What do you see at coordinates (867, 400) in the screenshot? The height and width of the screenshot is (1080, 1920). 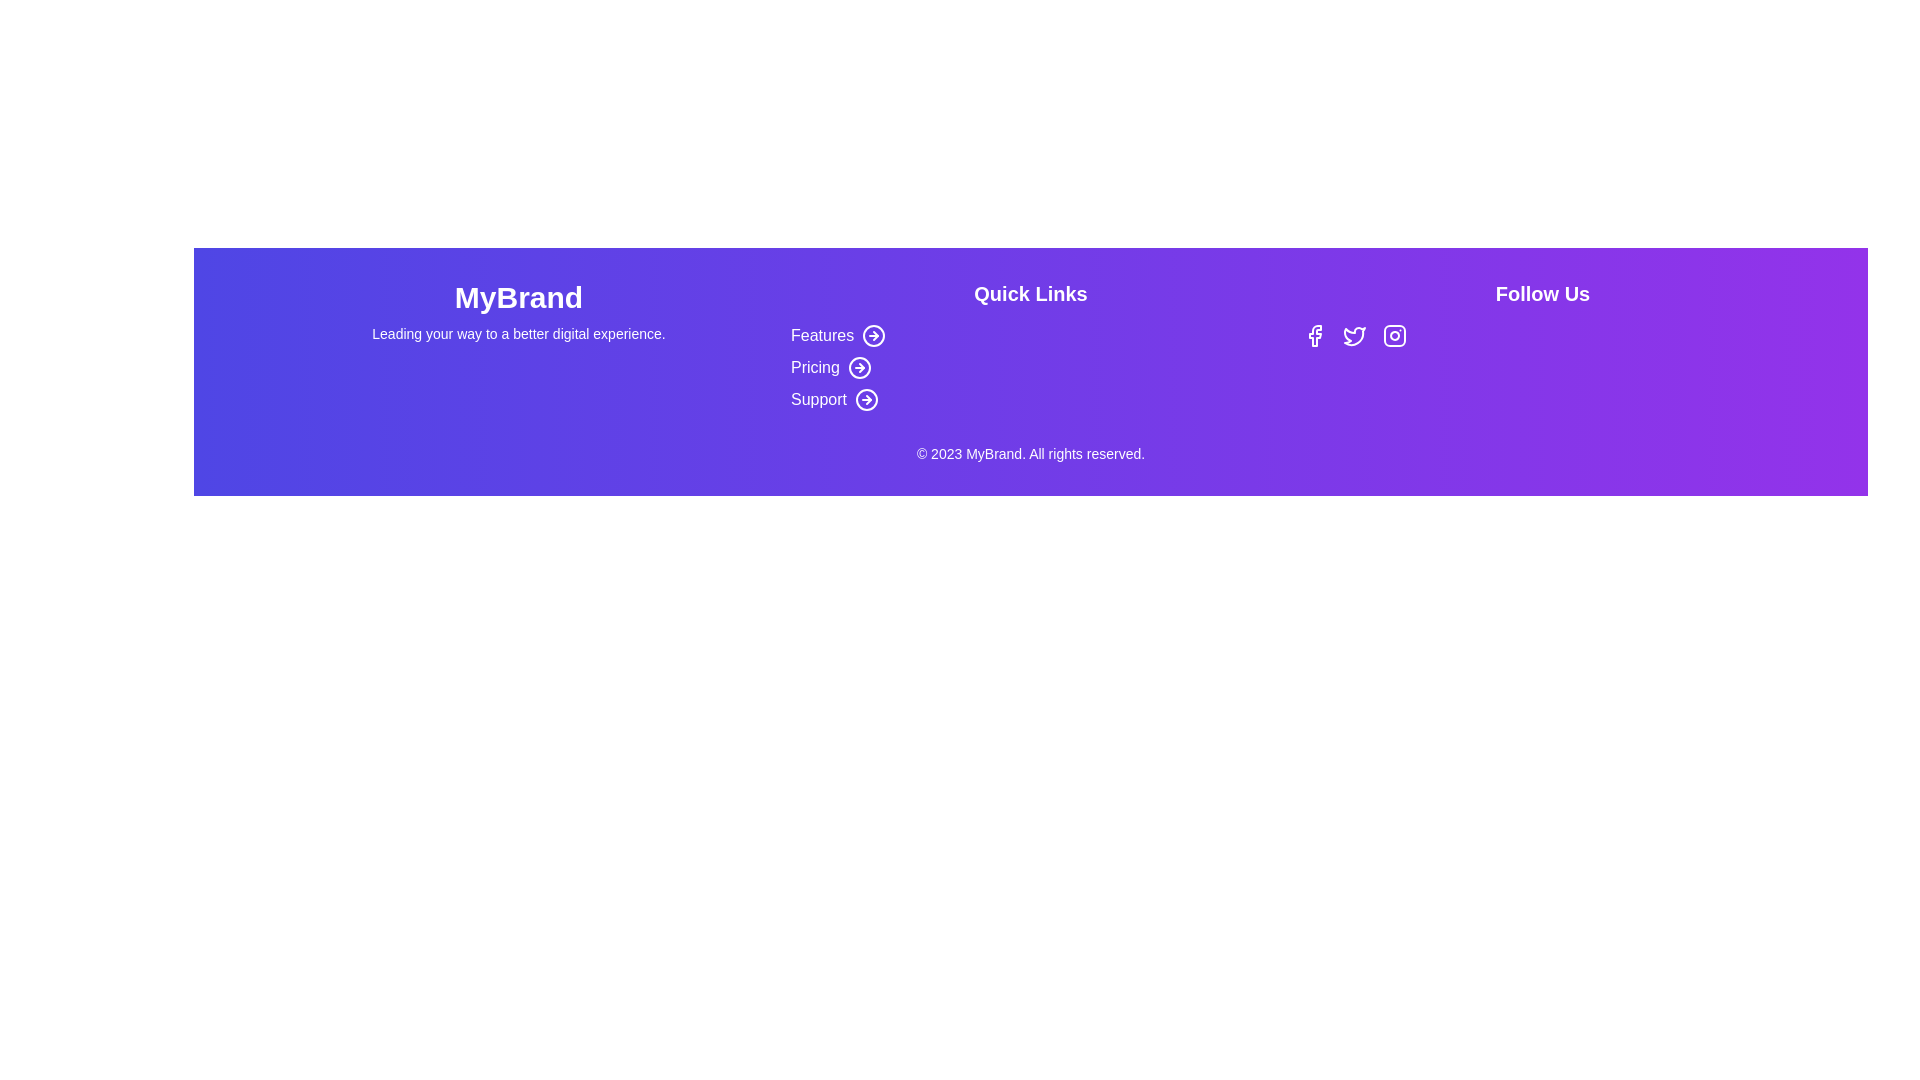 I see `the circular shape icon representing a right-pointing arrow, located next to the 'Support' link in the 'Quick Links' section of the footer` at bounding box center [867, 400].